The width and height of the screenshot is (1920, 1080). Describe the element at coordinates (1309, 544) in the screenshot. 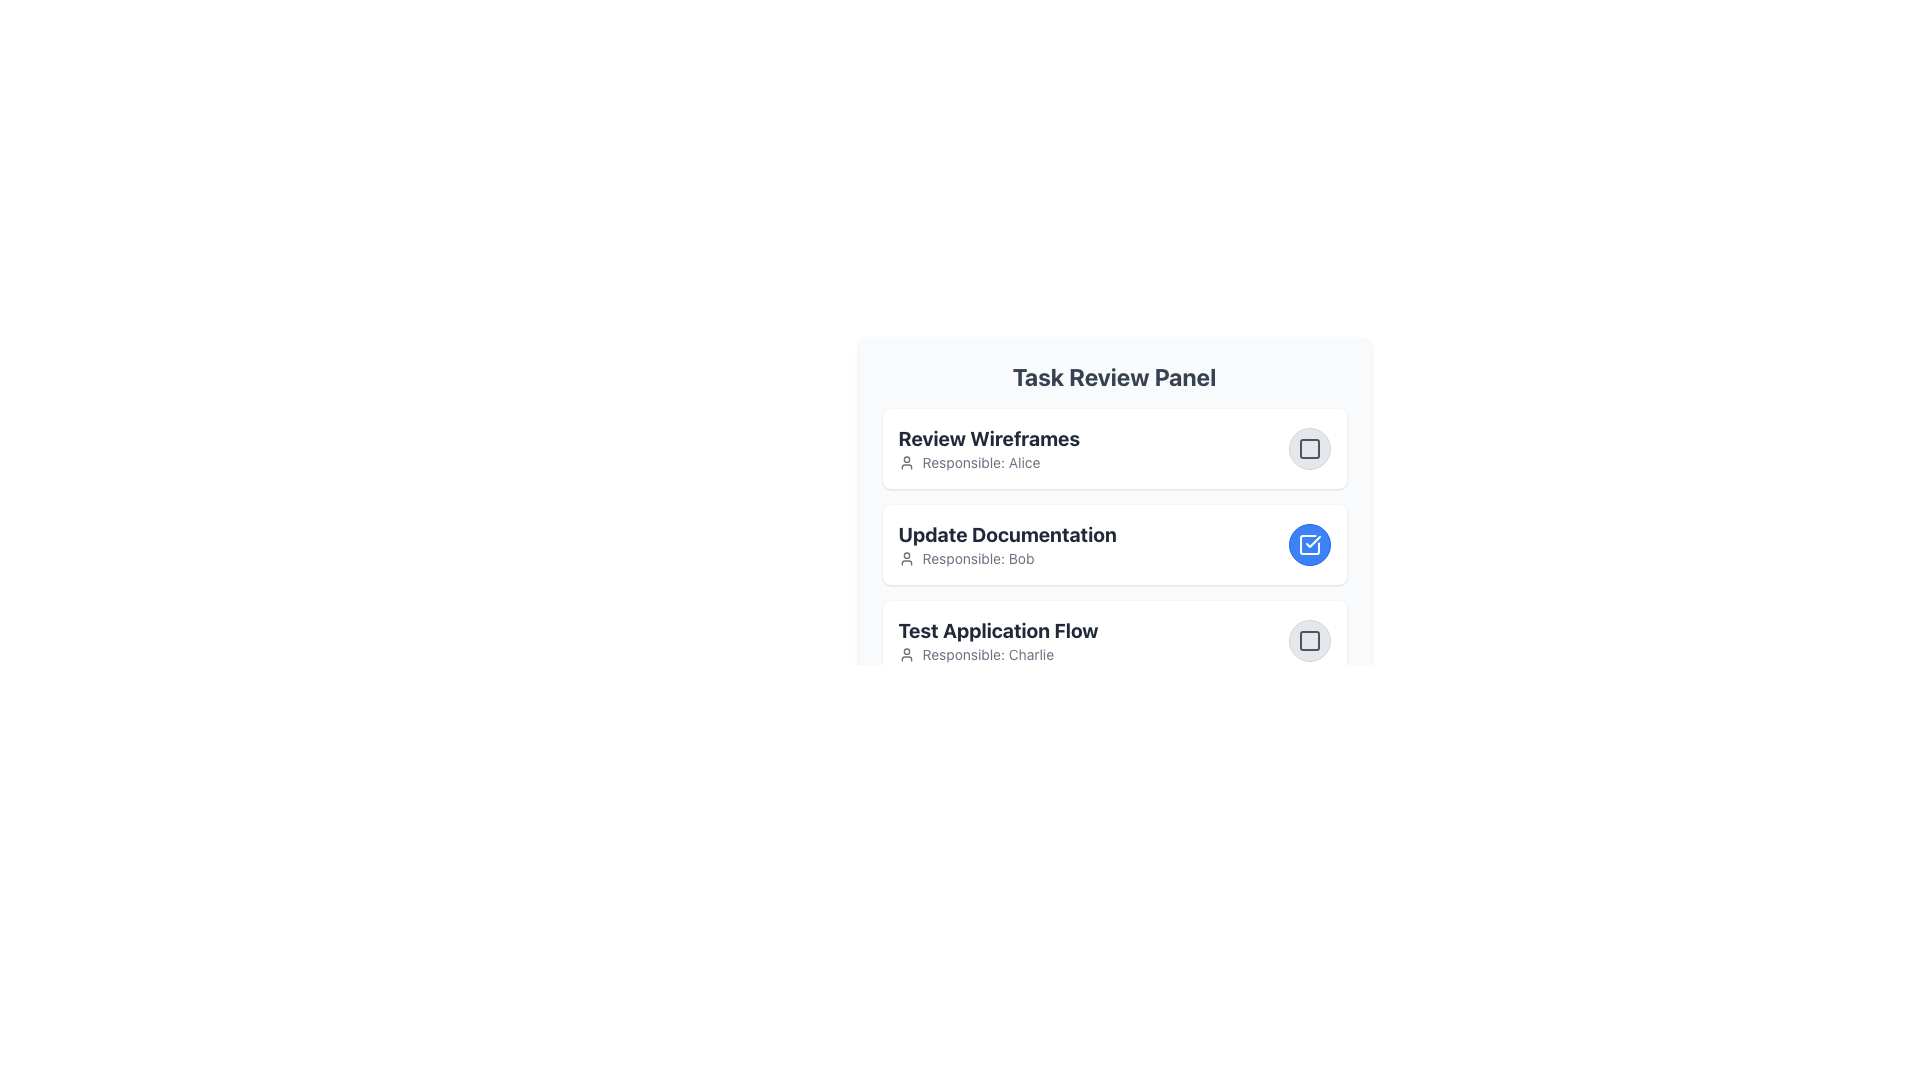

I see `the circular blue button with a white border and checkmark icon located to the right of the 'Update Documentation' text in the 'Task Review Panel' section` at that location.